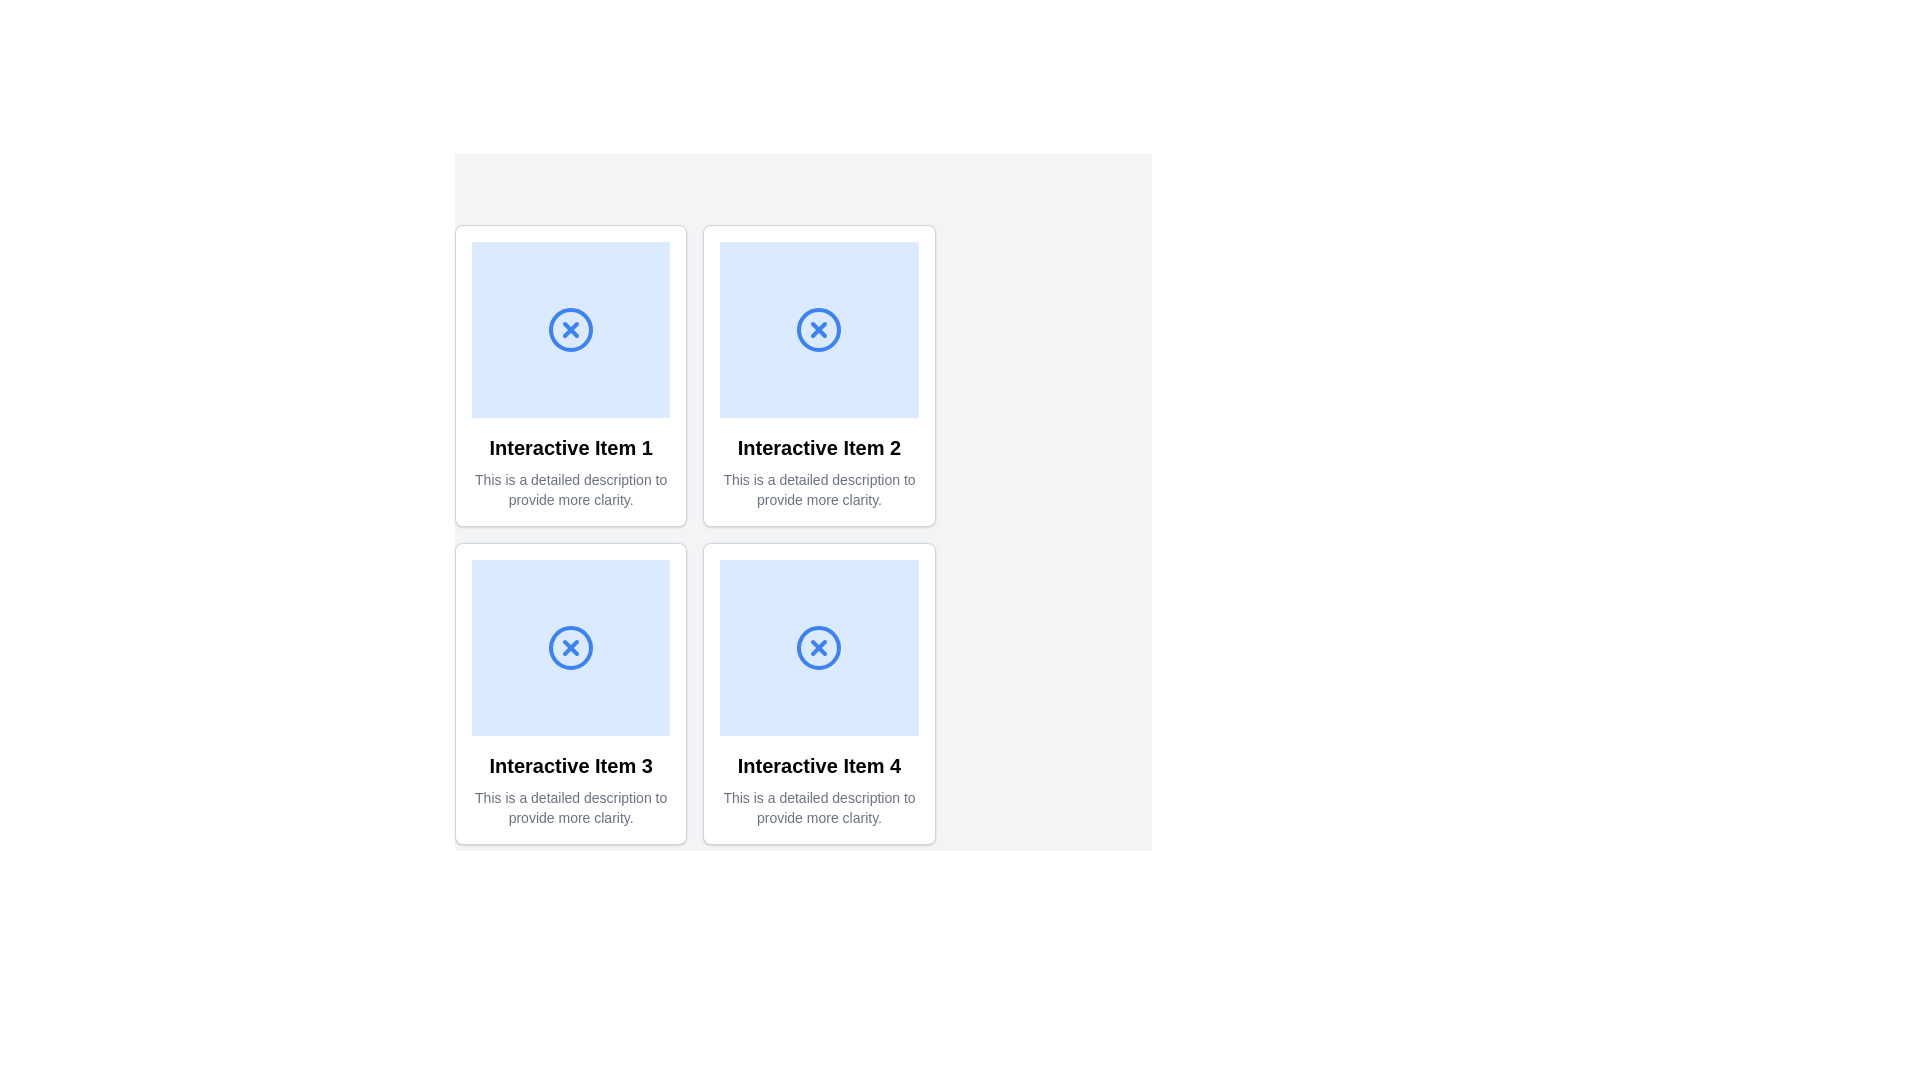 The image size is (1920, 1080). What do you see at coordinates (873, 329) in the screenshot?
I see `the radius of the circular element` at bounding box center [873, 329].